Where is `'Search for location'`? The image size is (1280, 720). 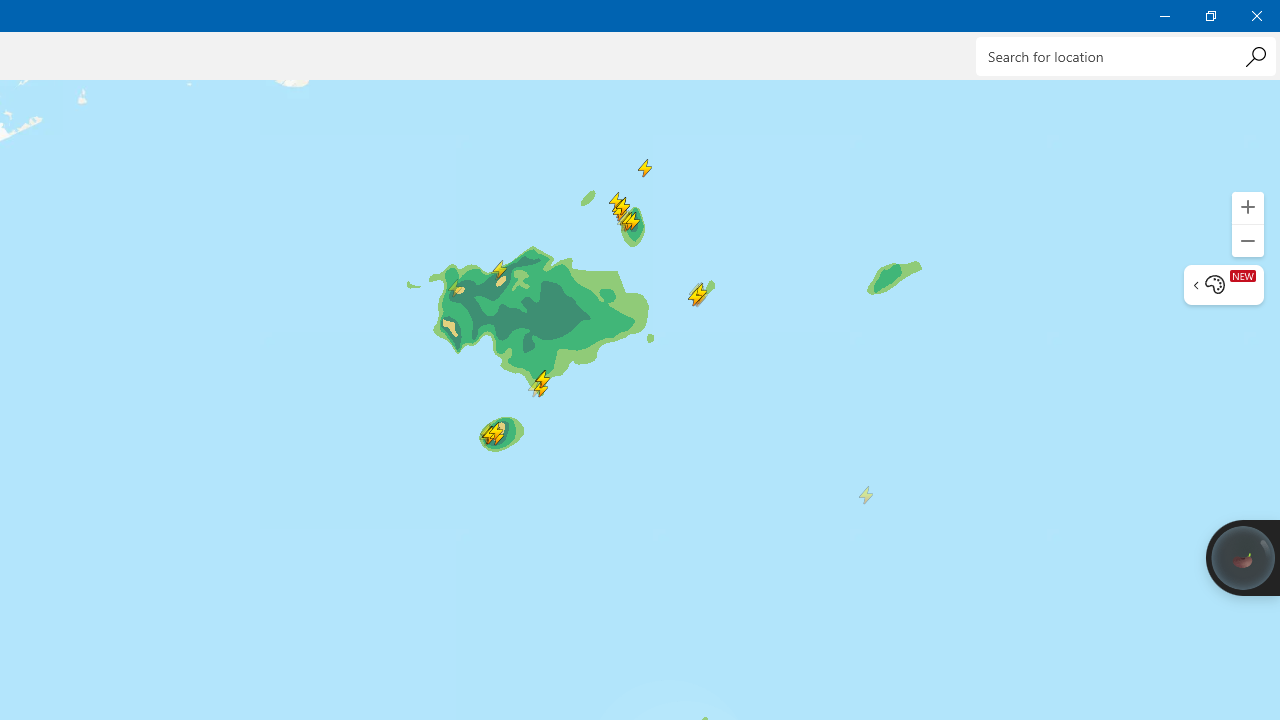
'Search for location' is located at coordinates (1125, 55).